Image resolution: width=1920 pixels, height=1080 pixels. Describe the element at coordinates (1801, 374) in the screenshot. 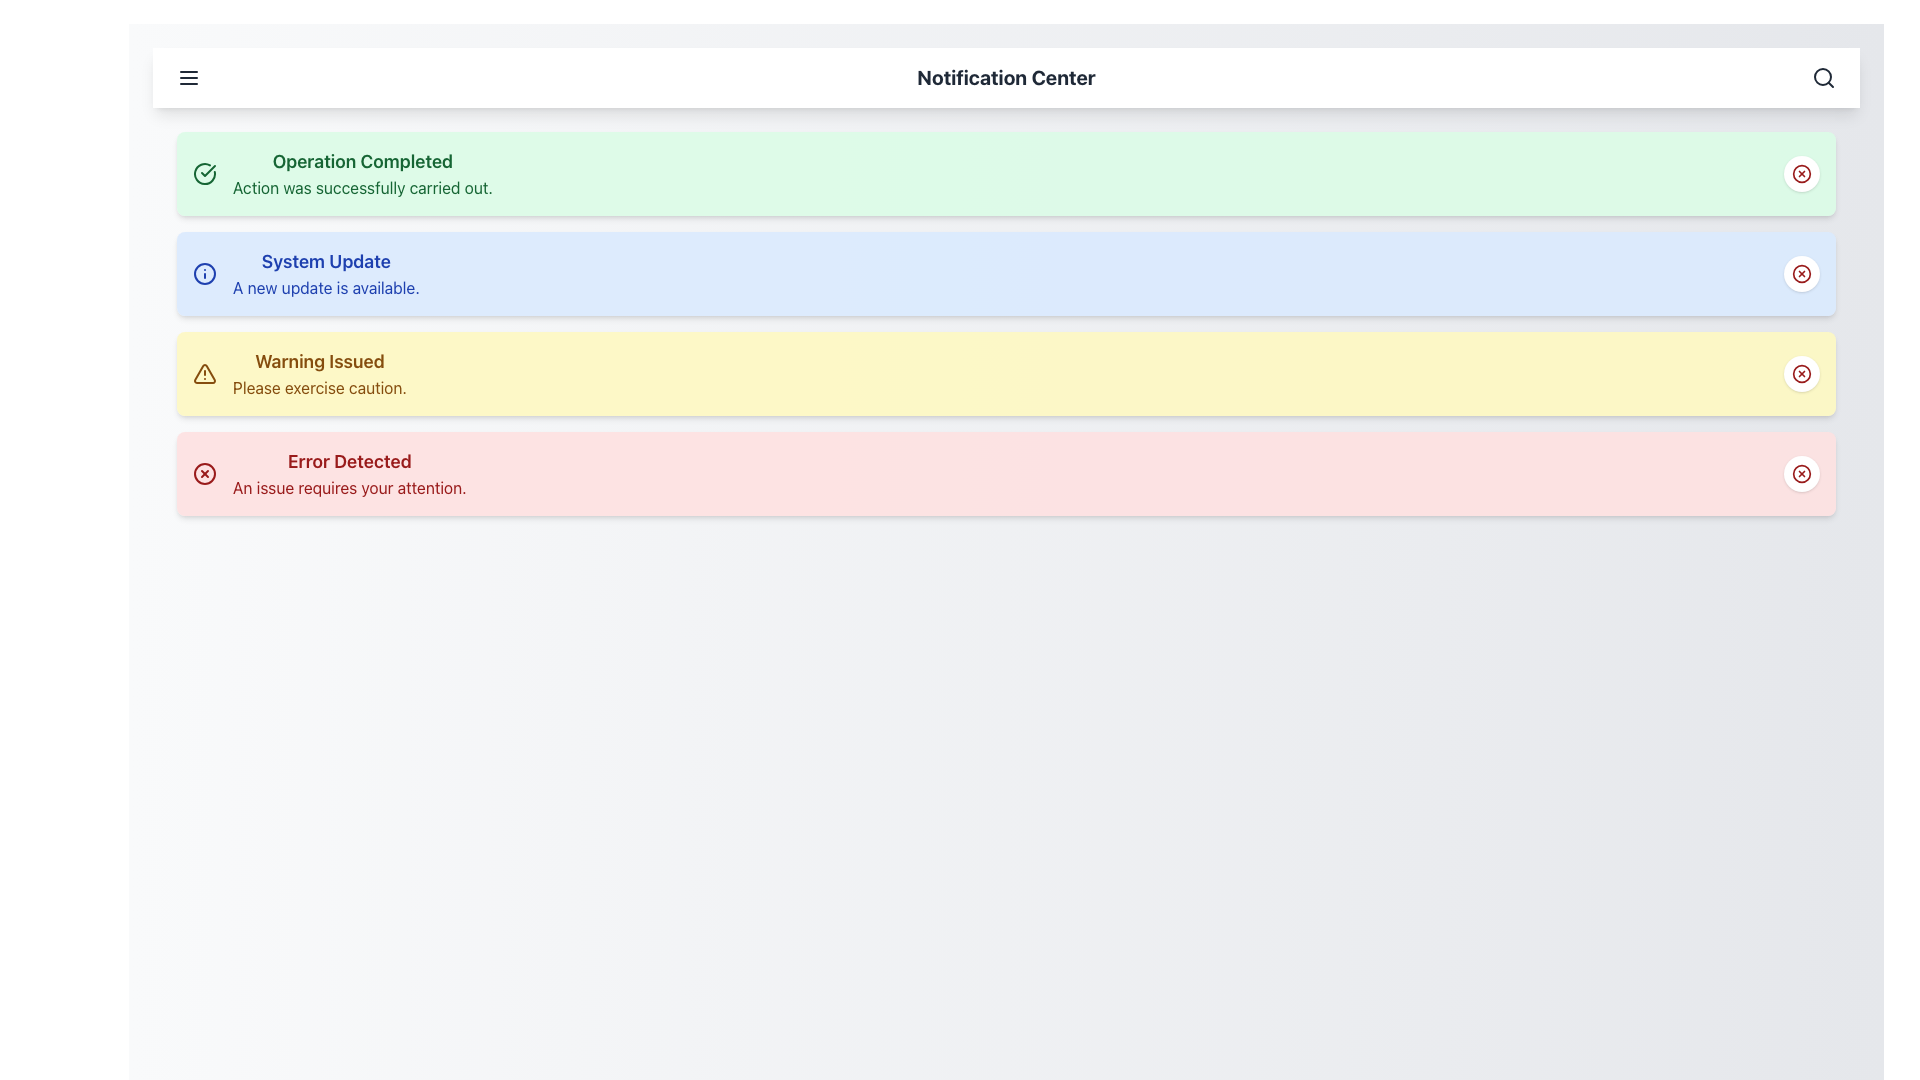

I see `the SVG-based circular icon with a cross used as a close or warning indicator in the fourth notification panel with a yellow background that says 'Warning Issued'` at that location.